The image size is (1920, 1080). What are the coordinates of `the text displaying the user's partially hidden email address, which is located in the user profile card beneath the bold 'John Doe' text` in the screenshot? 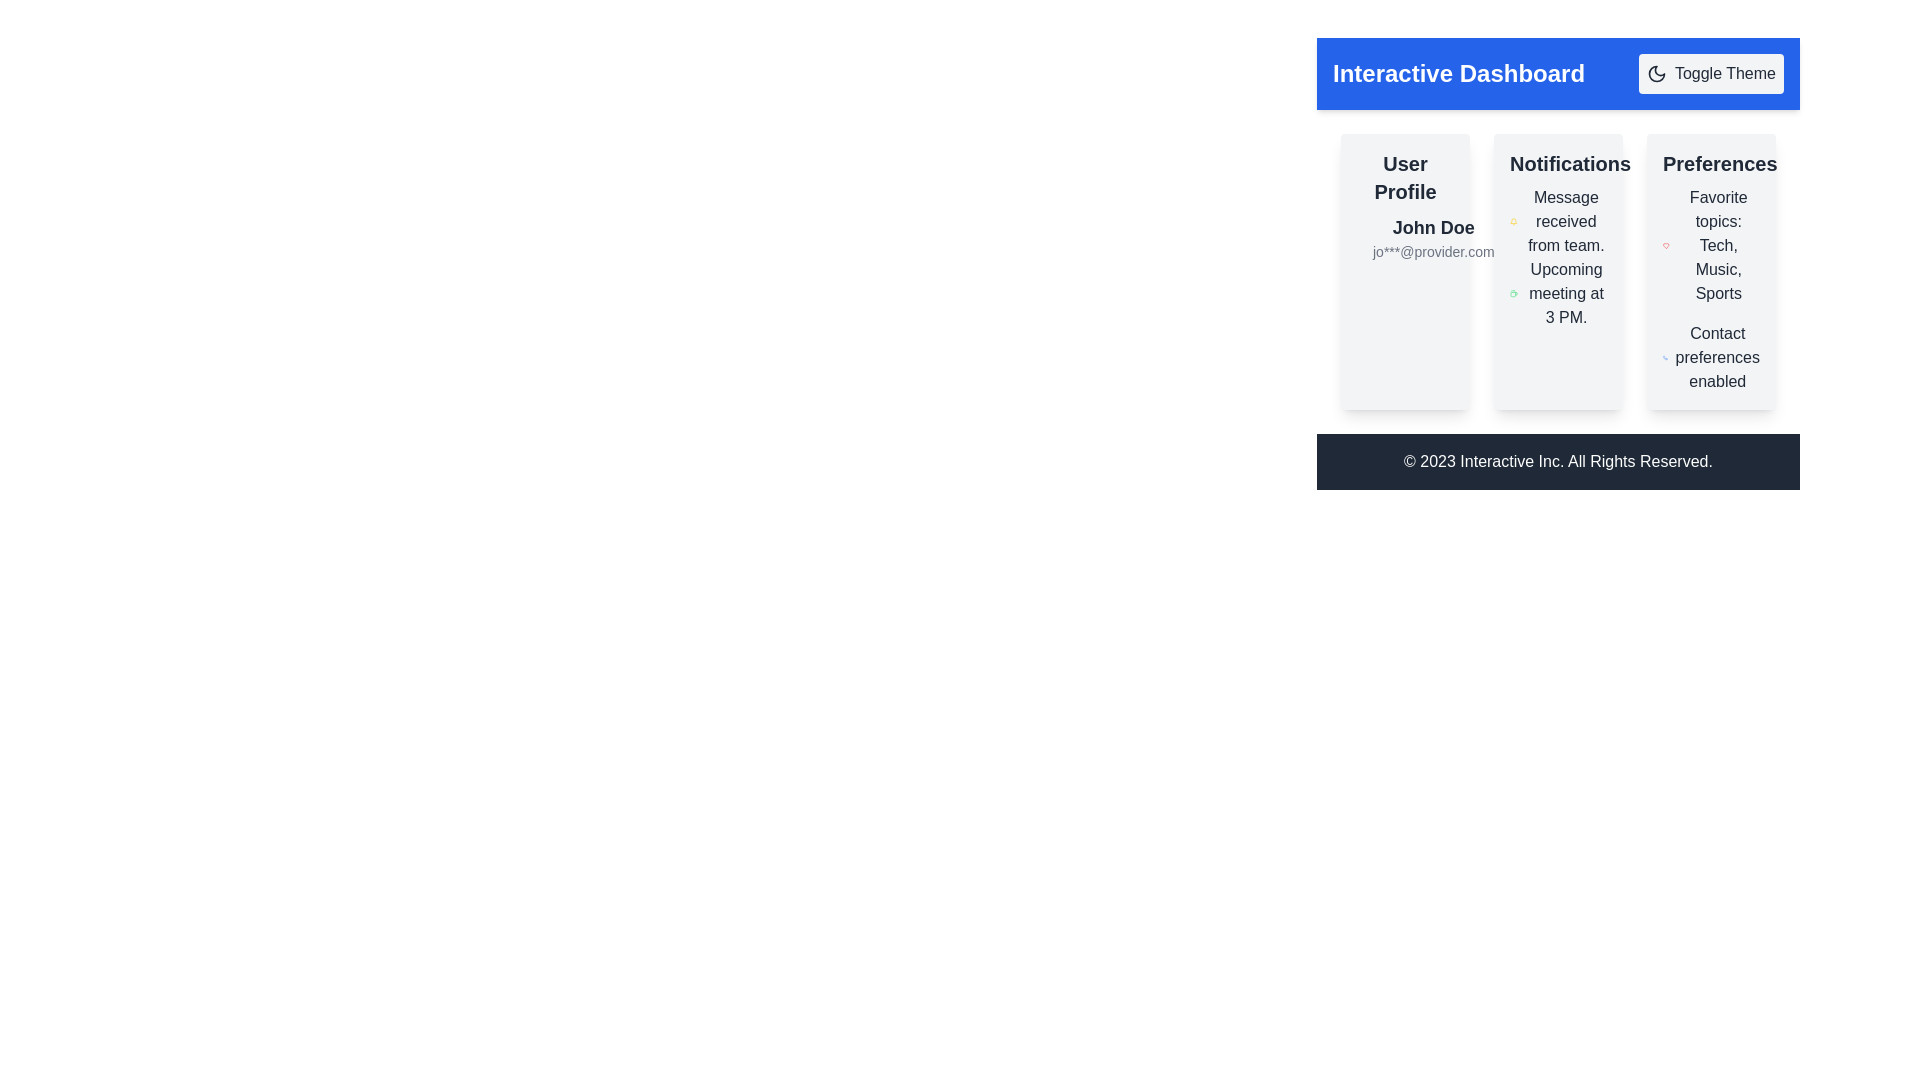 It's located at (1432, 250).